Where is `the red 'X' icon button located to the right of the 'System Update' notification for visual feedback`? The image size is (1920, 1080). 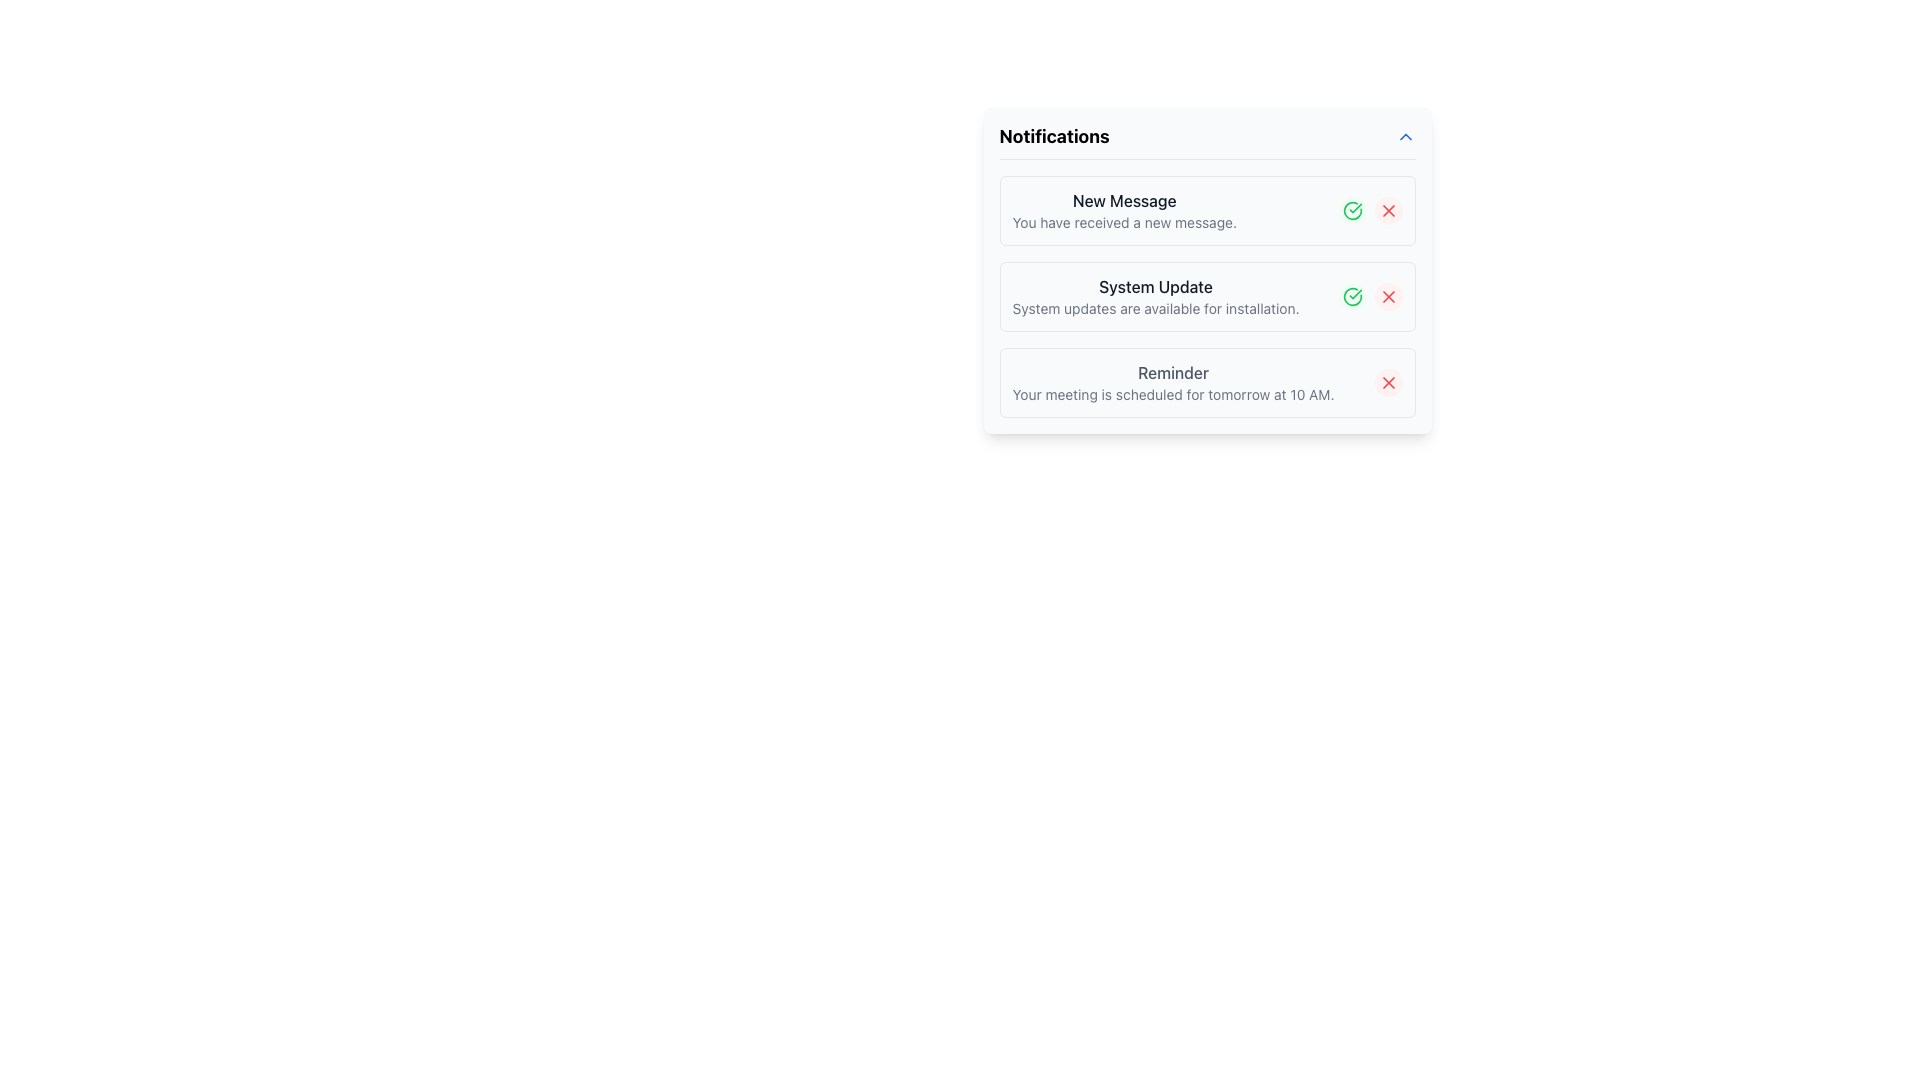 the red 'X' icon button located to the right of the 'System Update' notification for visual feedback is located at coordinates (1387, 297).